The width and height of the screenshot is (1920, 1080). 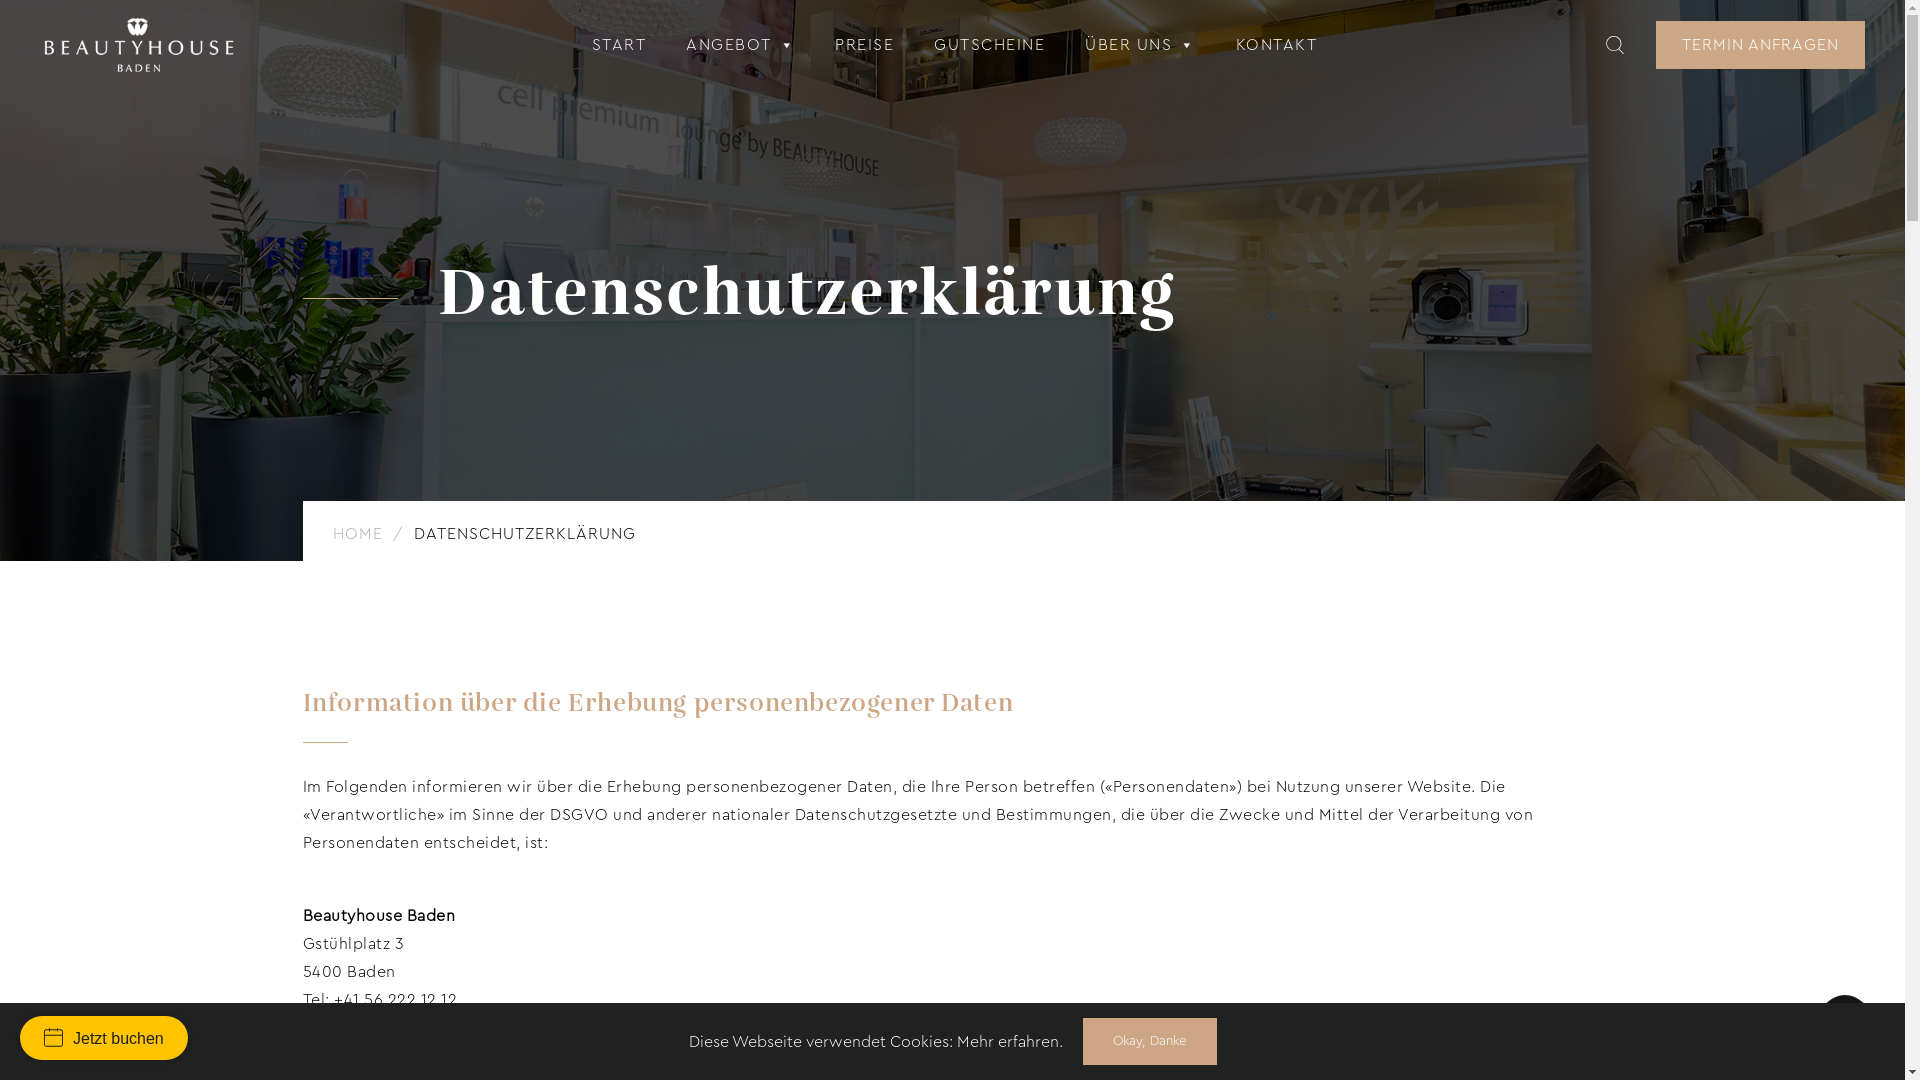 What do you see at coordinates (1275, 45) in the screenshot?
I see `'KONTAKT'` at bounding box center [1275, 45].